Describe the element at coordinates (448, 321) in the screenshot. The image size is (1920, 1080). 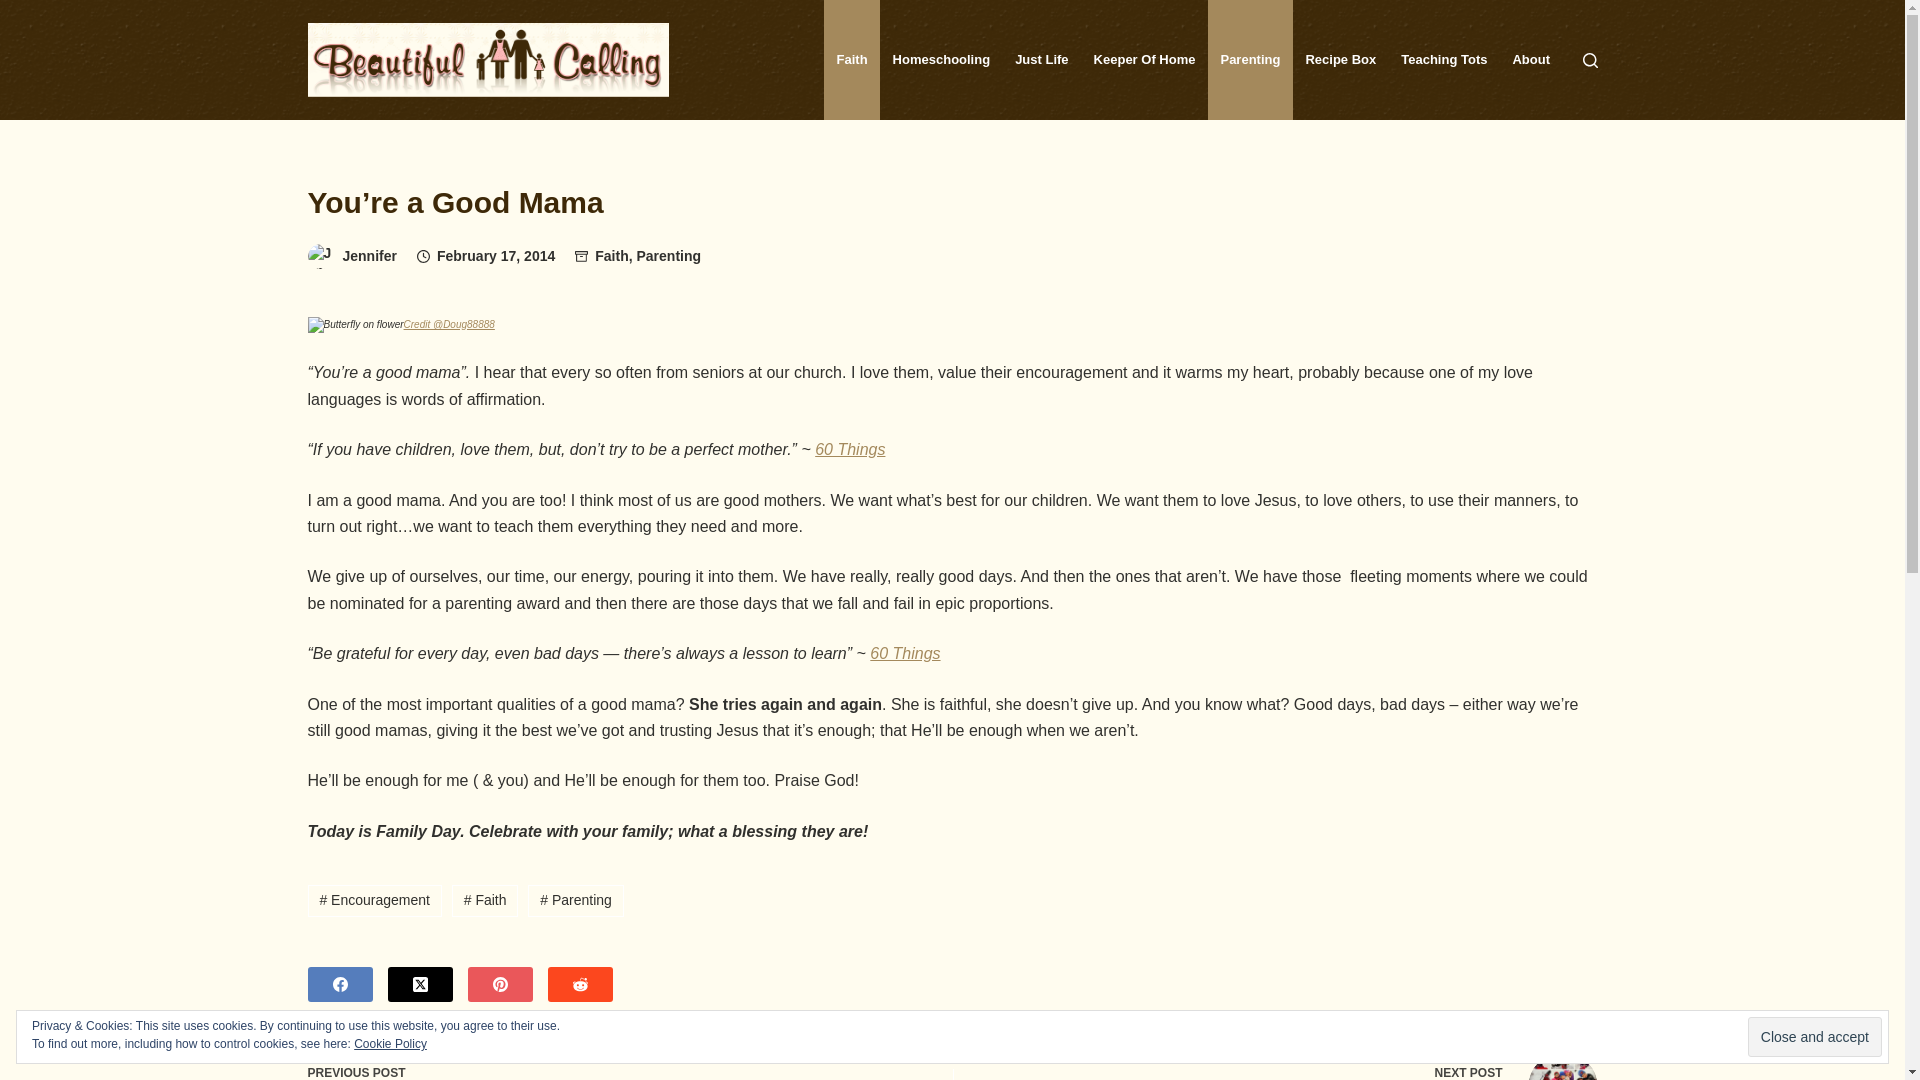
I see `'Credit @Doug88888'` at that location.